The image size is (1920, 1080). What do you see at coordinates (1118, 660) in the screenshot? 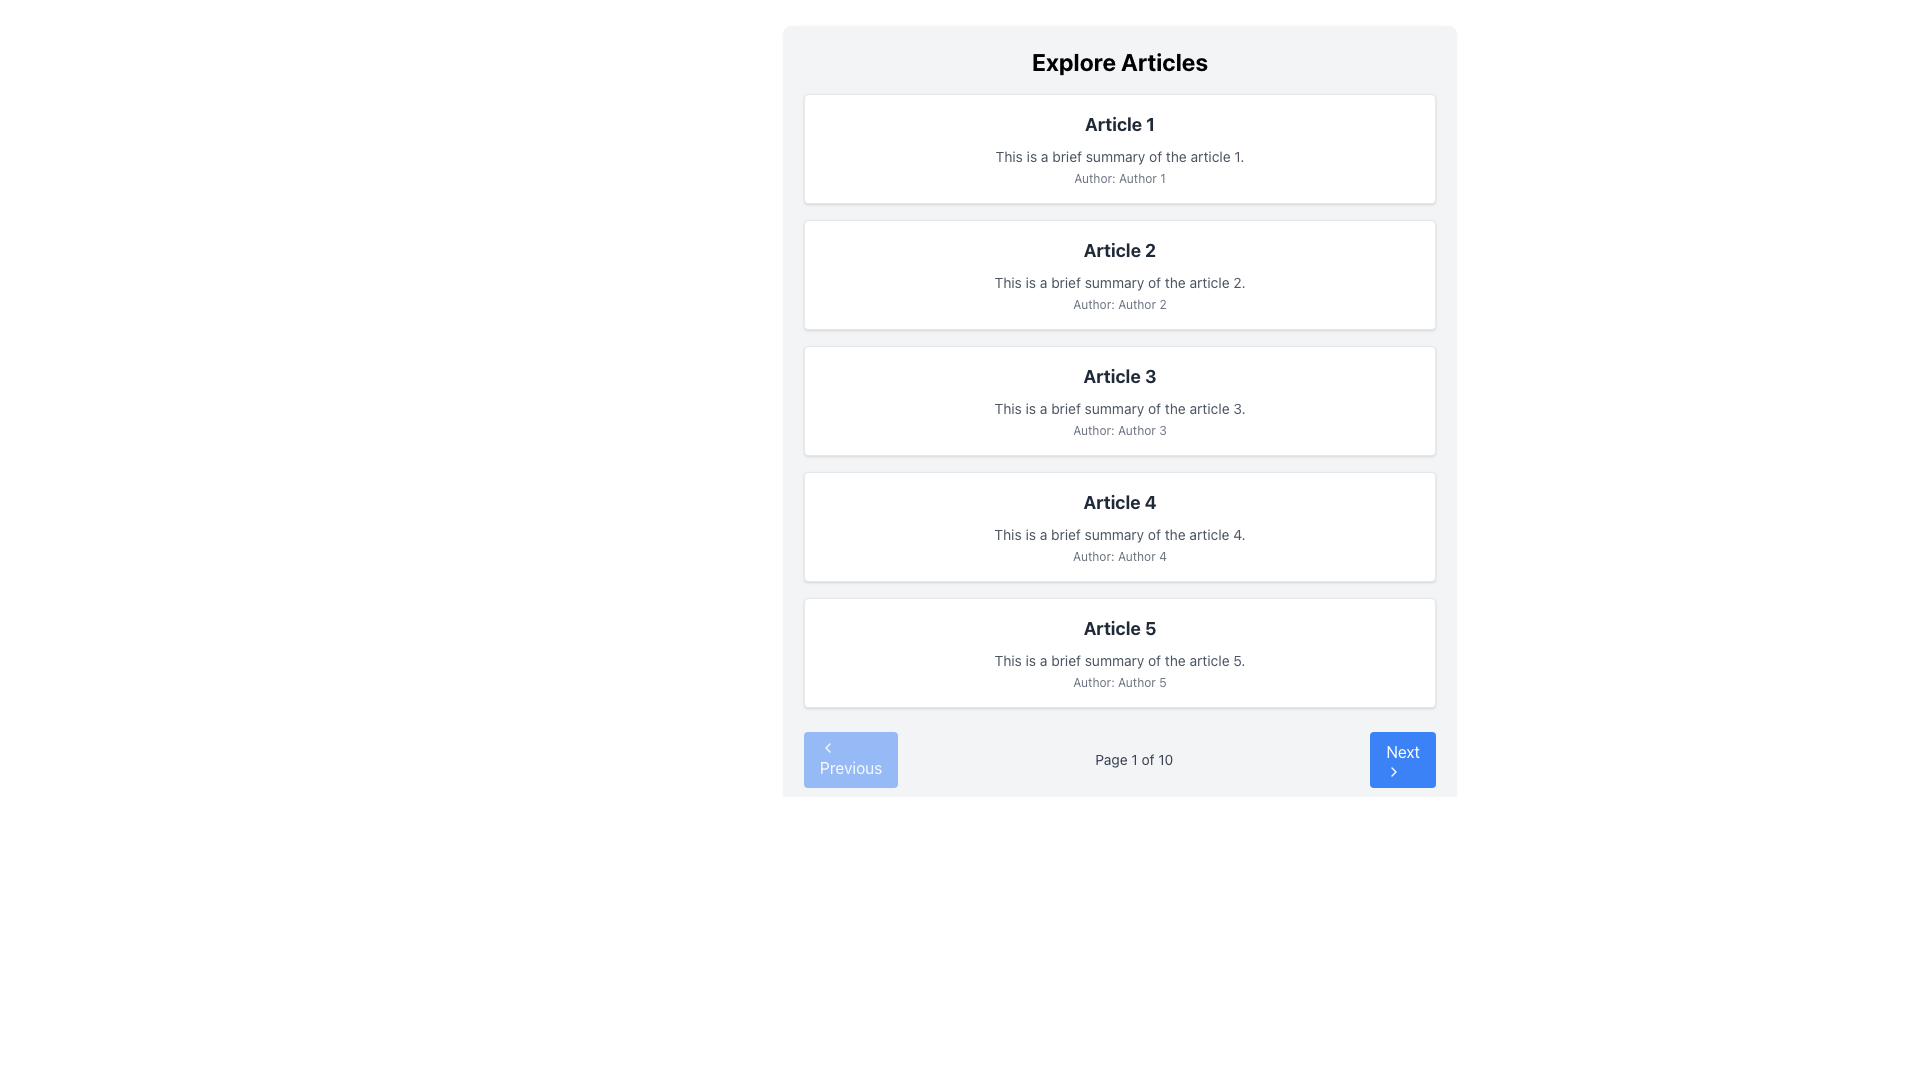
I see `the summary text that provides concise information about the content of 'Article 5', positioned between the title and author information` at bounding box center [1118, 660].